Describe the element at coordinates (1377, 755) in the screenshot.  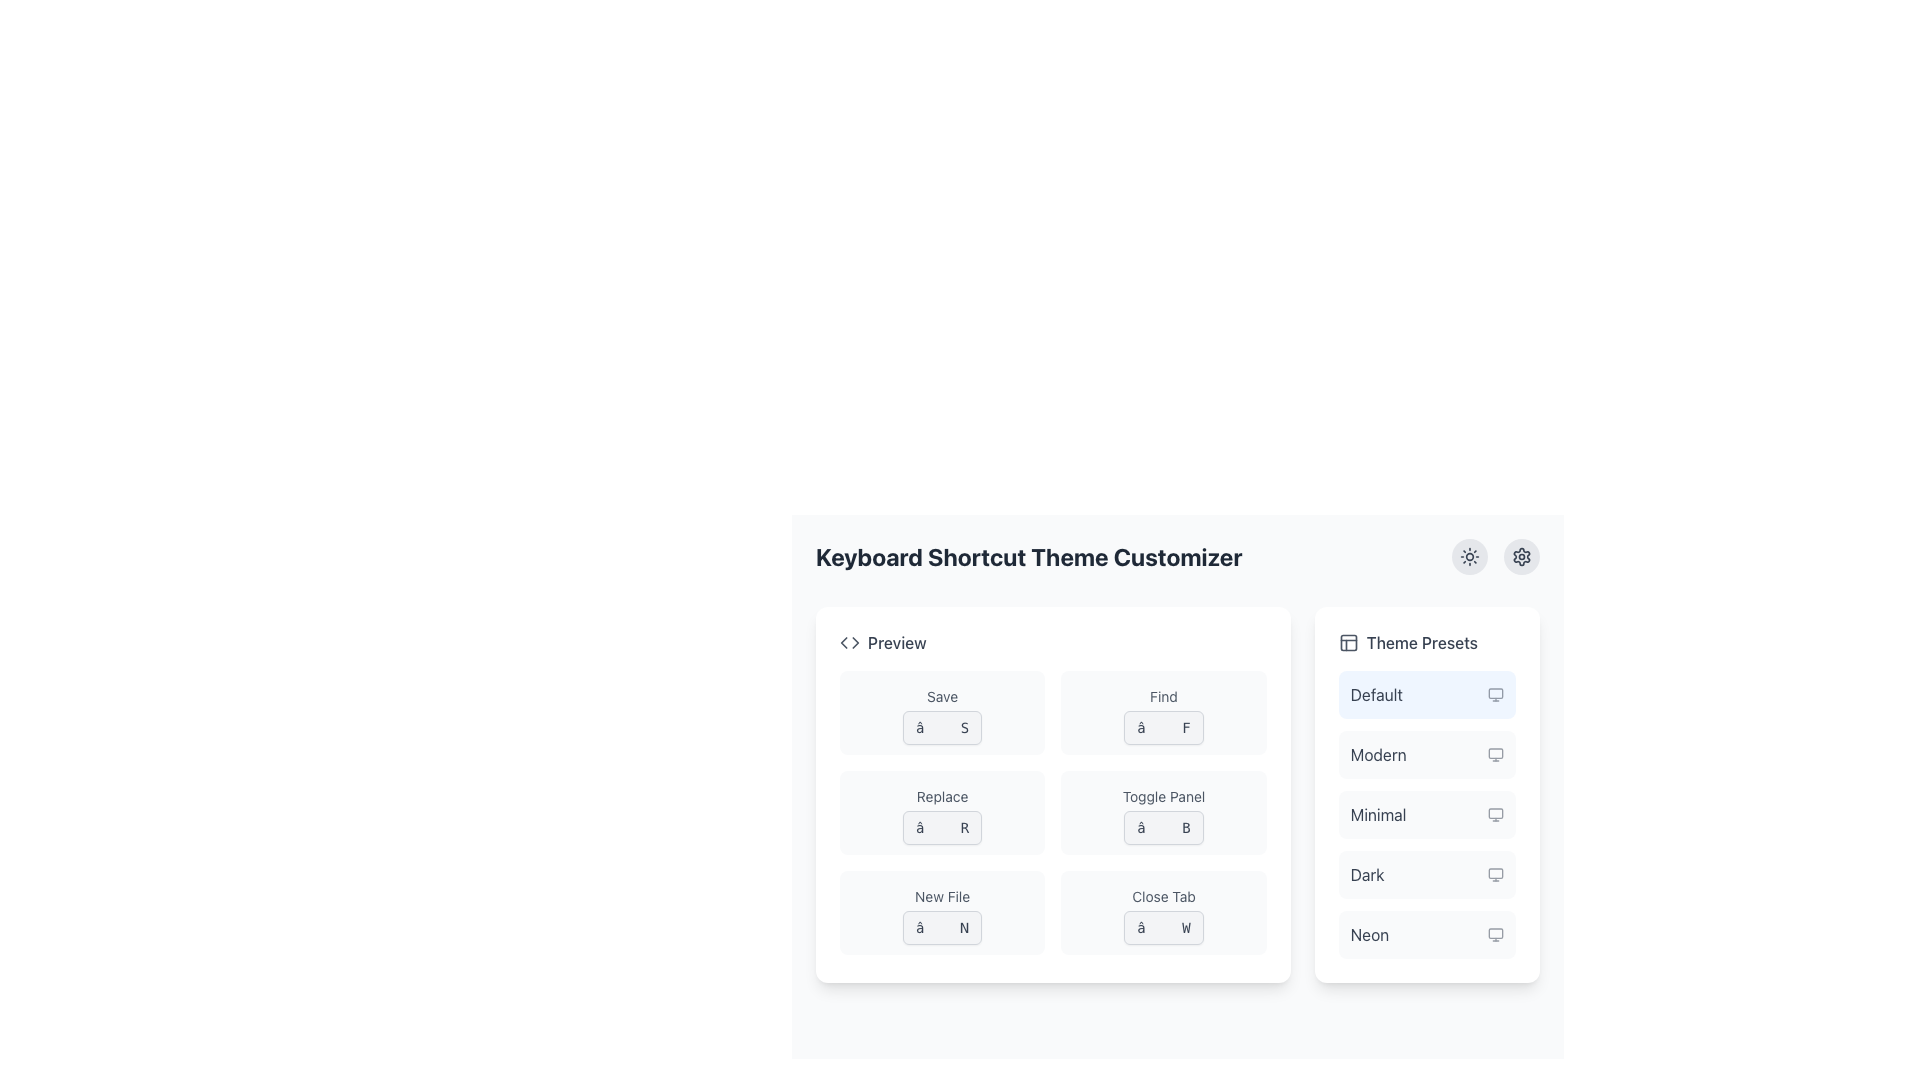
I see `text of the 'Modern' theme option label, which is the second item in the vertical list of theme options under the 'Theme Presets' heading` at that location.